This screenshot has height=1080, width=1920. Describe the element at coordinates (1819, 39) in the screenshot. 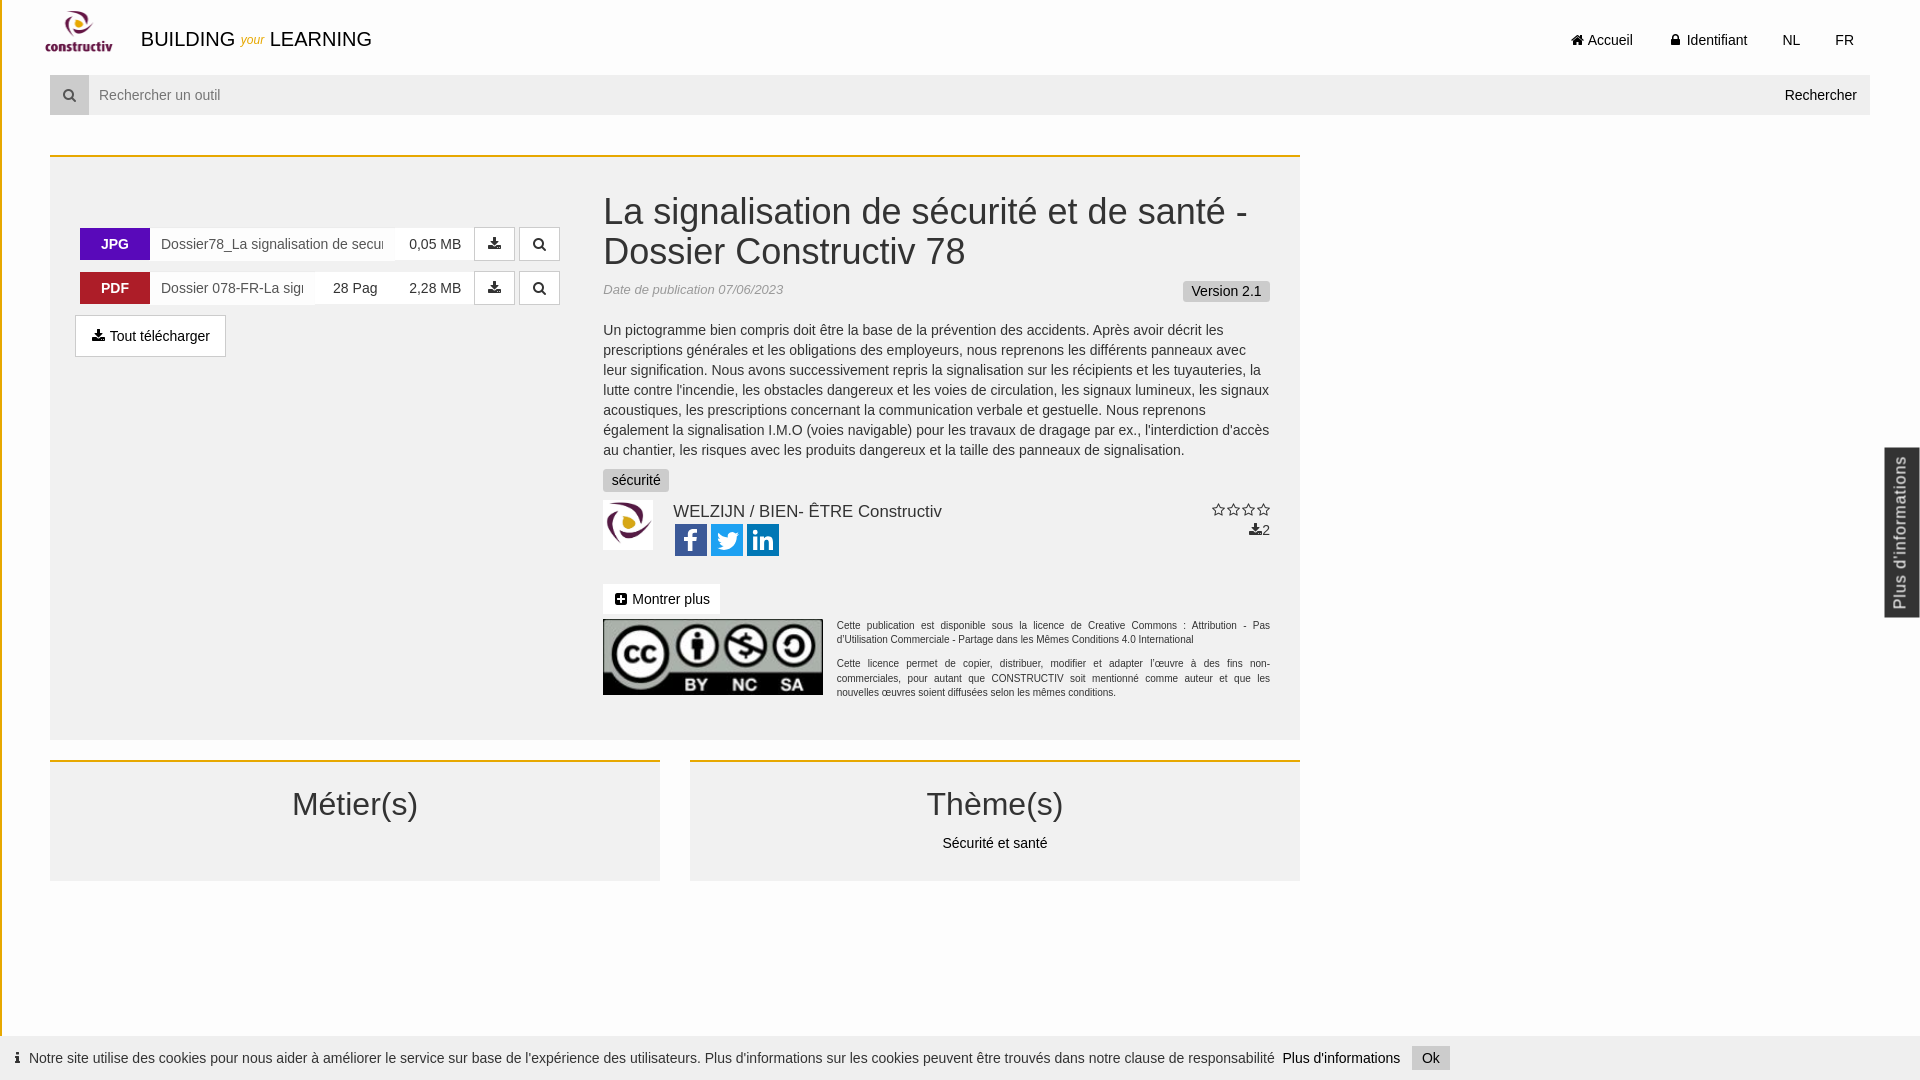

I see `'FR'` at that location.